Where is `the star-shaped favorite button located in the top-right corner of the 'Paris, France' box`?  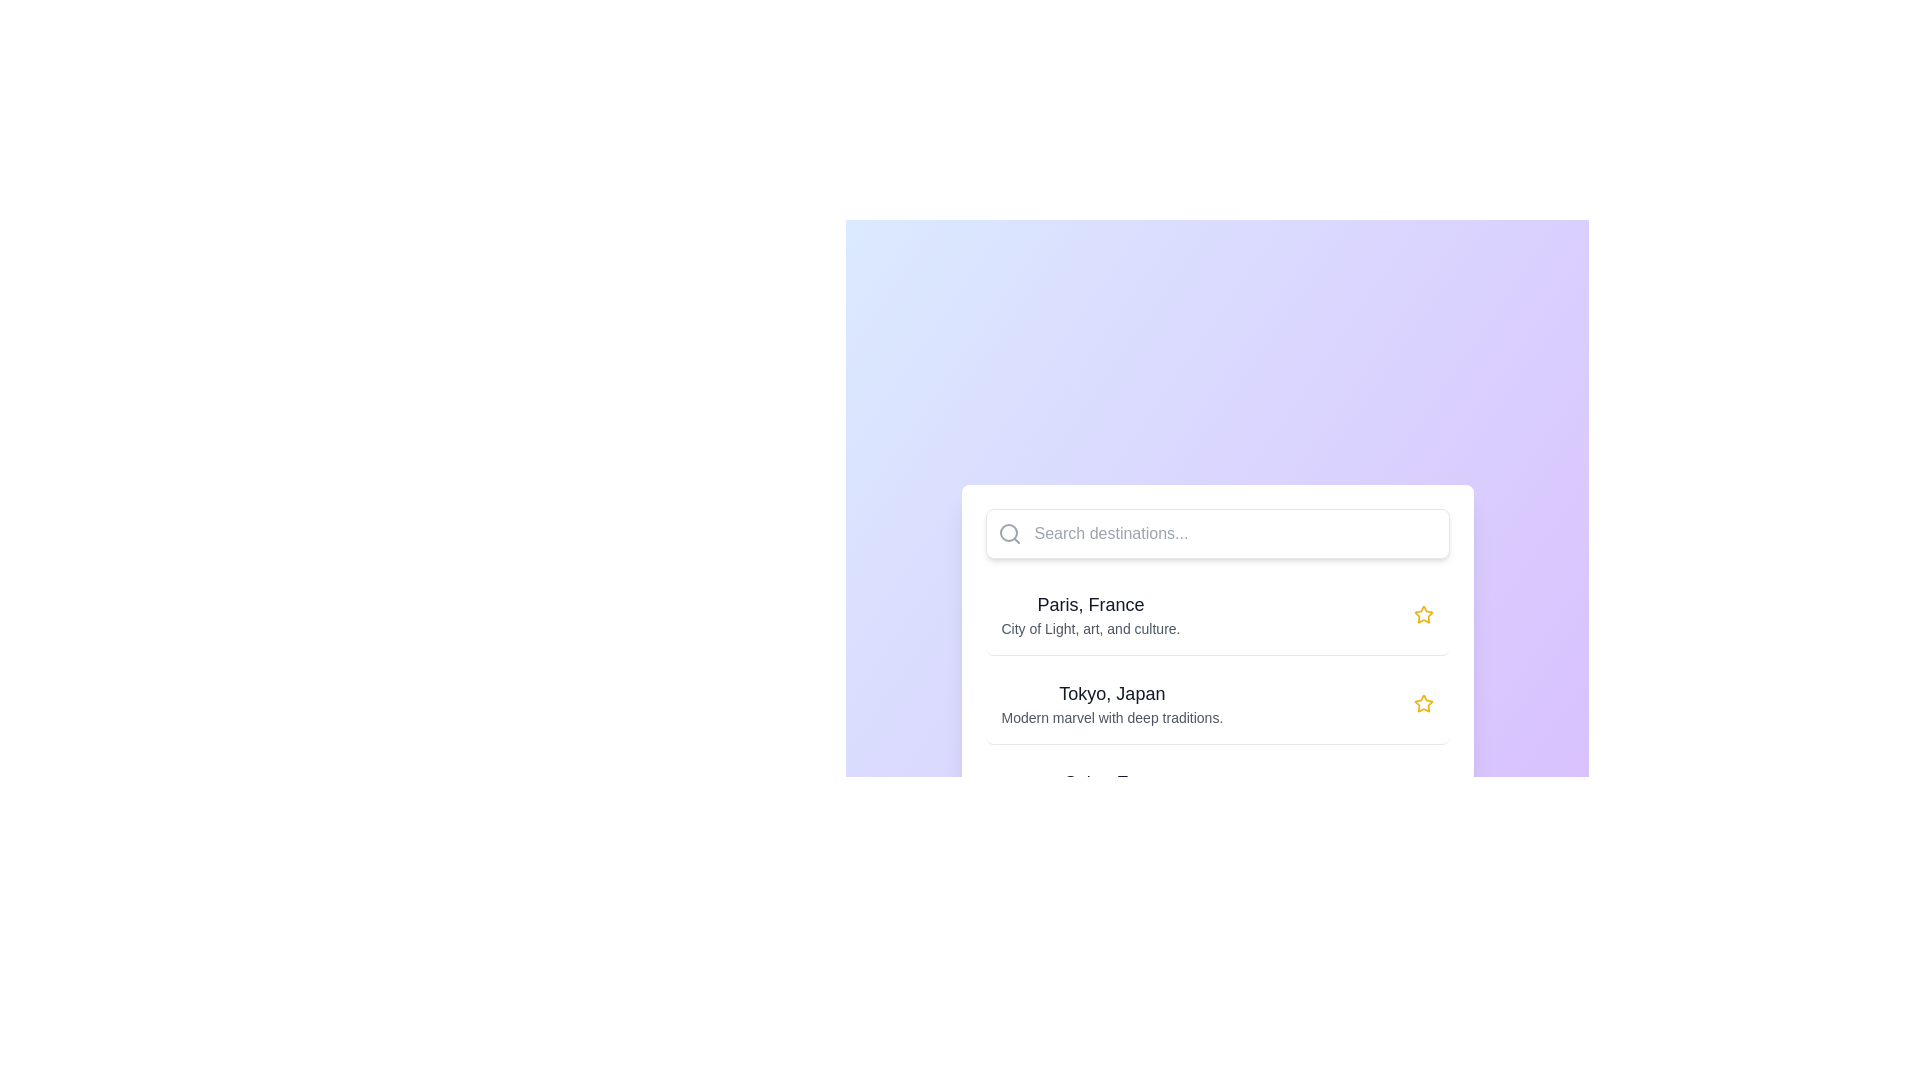 the star-shaped favorite button located in the top-right corner of the 'Paris, France' box is located at coordinates (1422, 613).